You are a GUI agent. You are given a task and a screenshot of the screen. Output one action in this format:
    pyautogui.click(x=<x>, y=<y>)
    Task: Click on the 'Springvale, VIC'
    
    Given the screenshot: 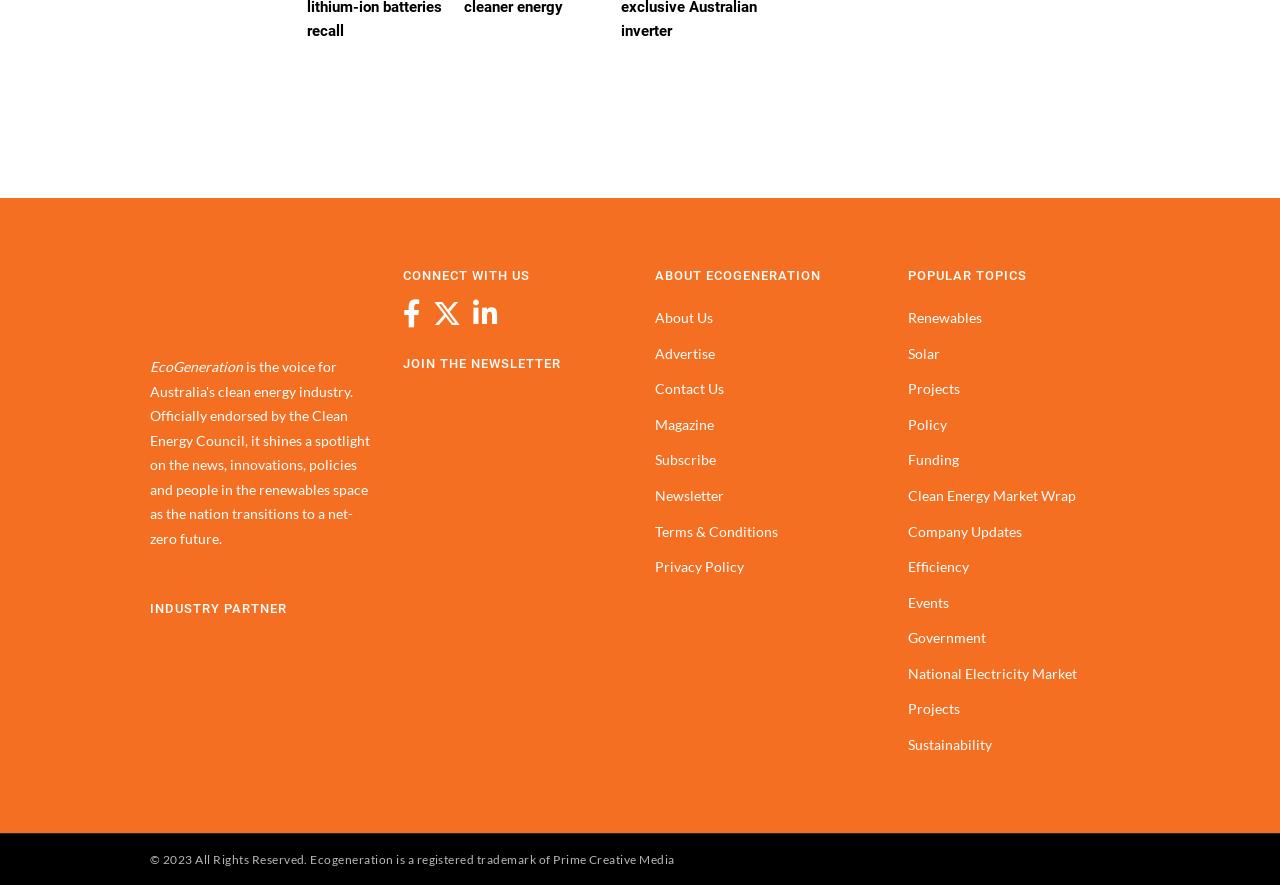 What is the action you would take?
    pyautogui.click(x=376, y=319)
    